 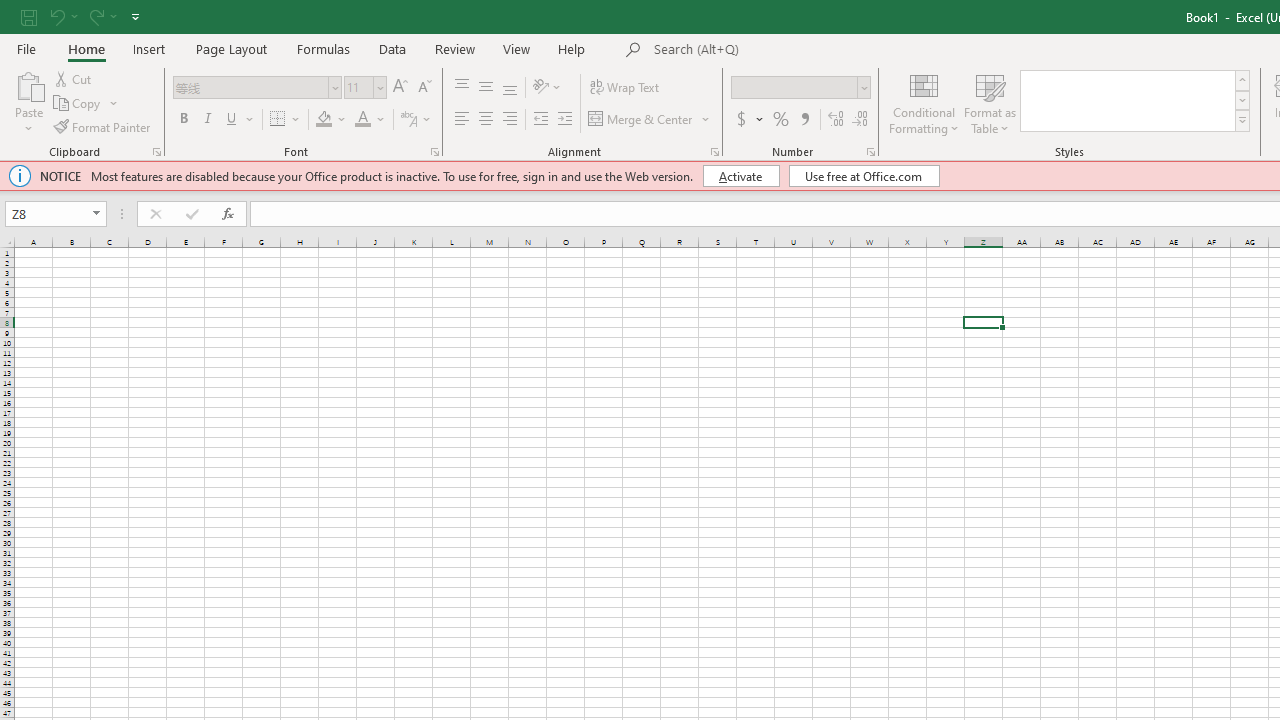 I want to click on 'Page Layout', so click(x=231, y=48).